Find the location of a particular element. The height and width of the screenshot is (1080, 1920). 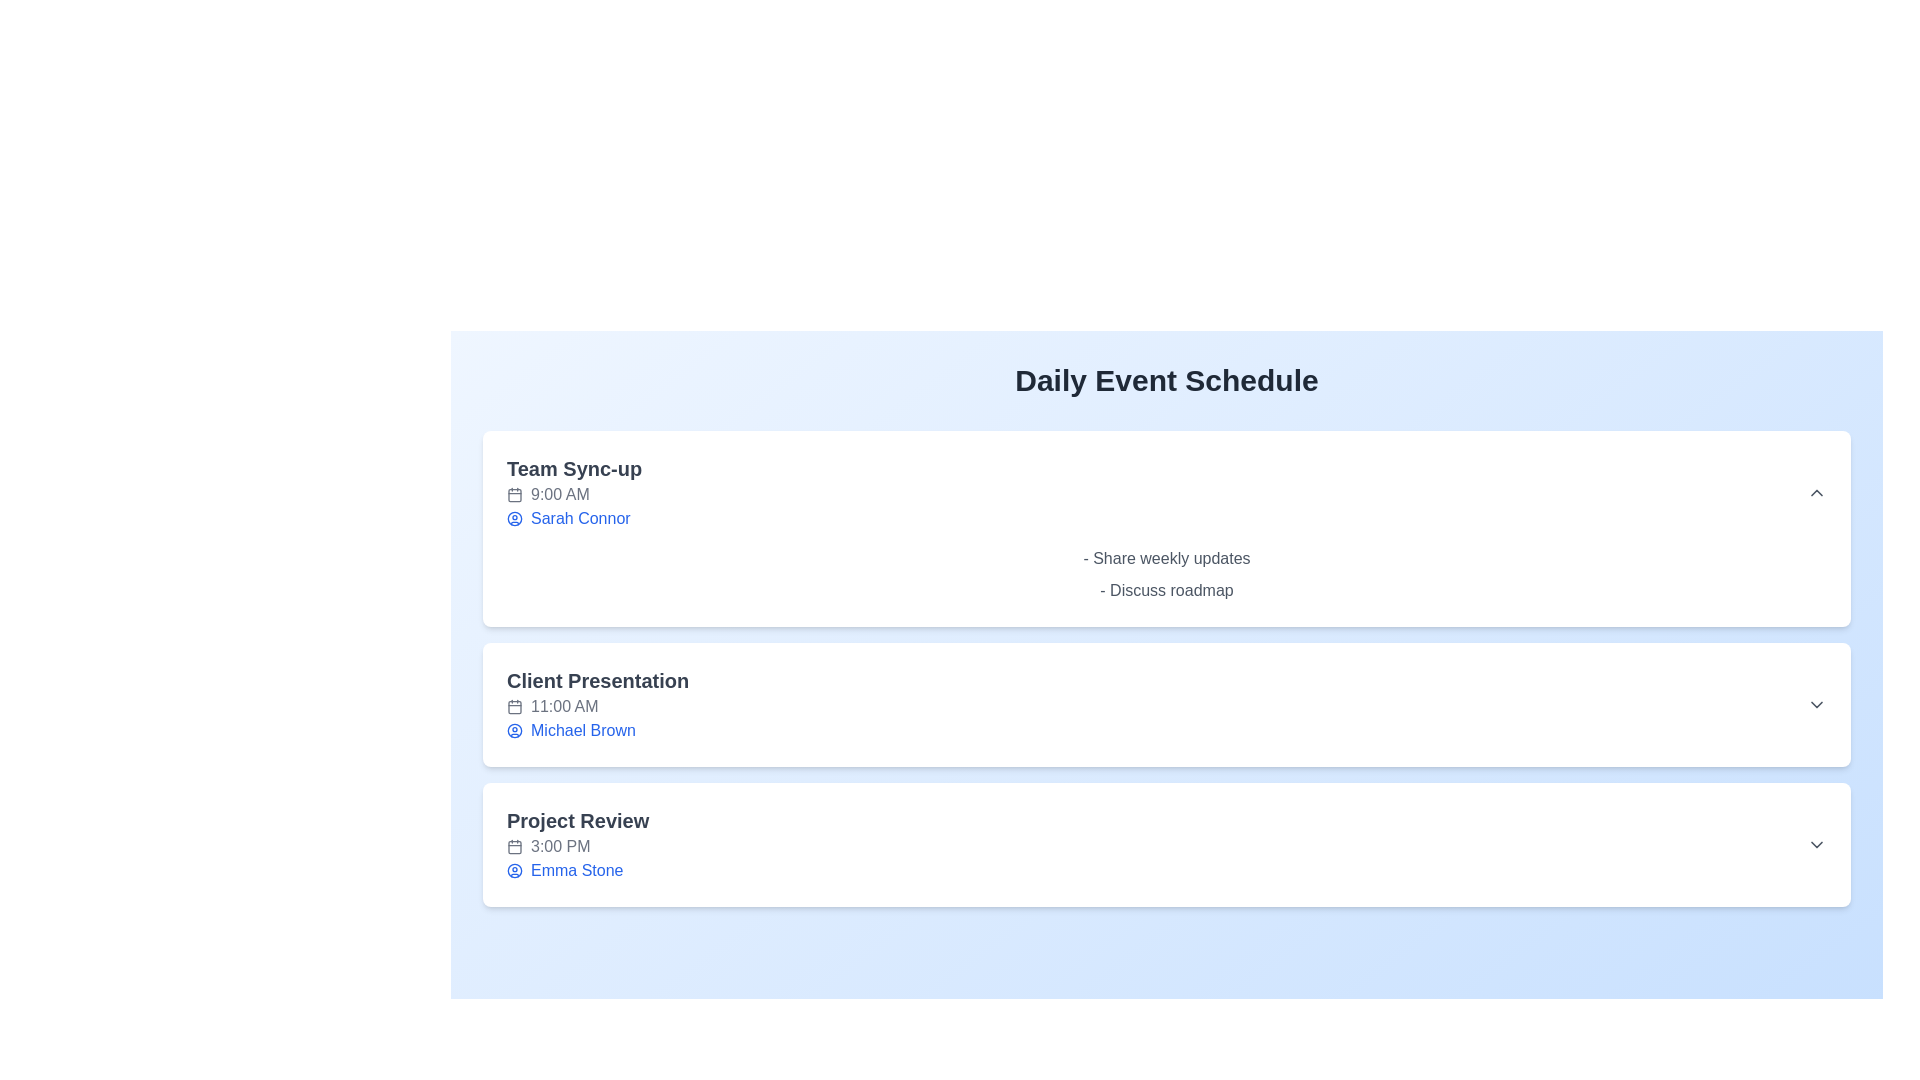

the informational text label representing the first agenda item for the 'Team Sync-up' meeting, located above the text '- Discuss roadmap' is located at coordinates (1166, 559).